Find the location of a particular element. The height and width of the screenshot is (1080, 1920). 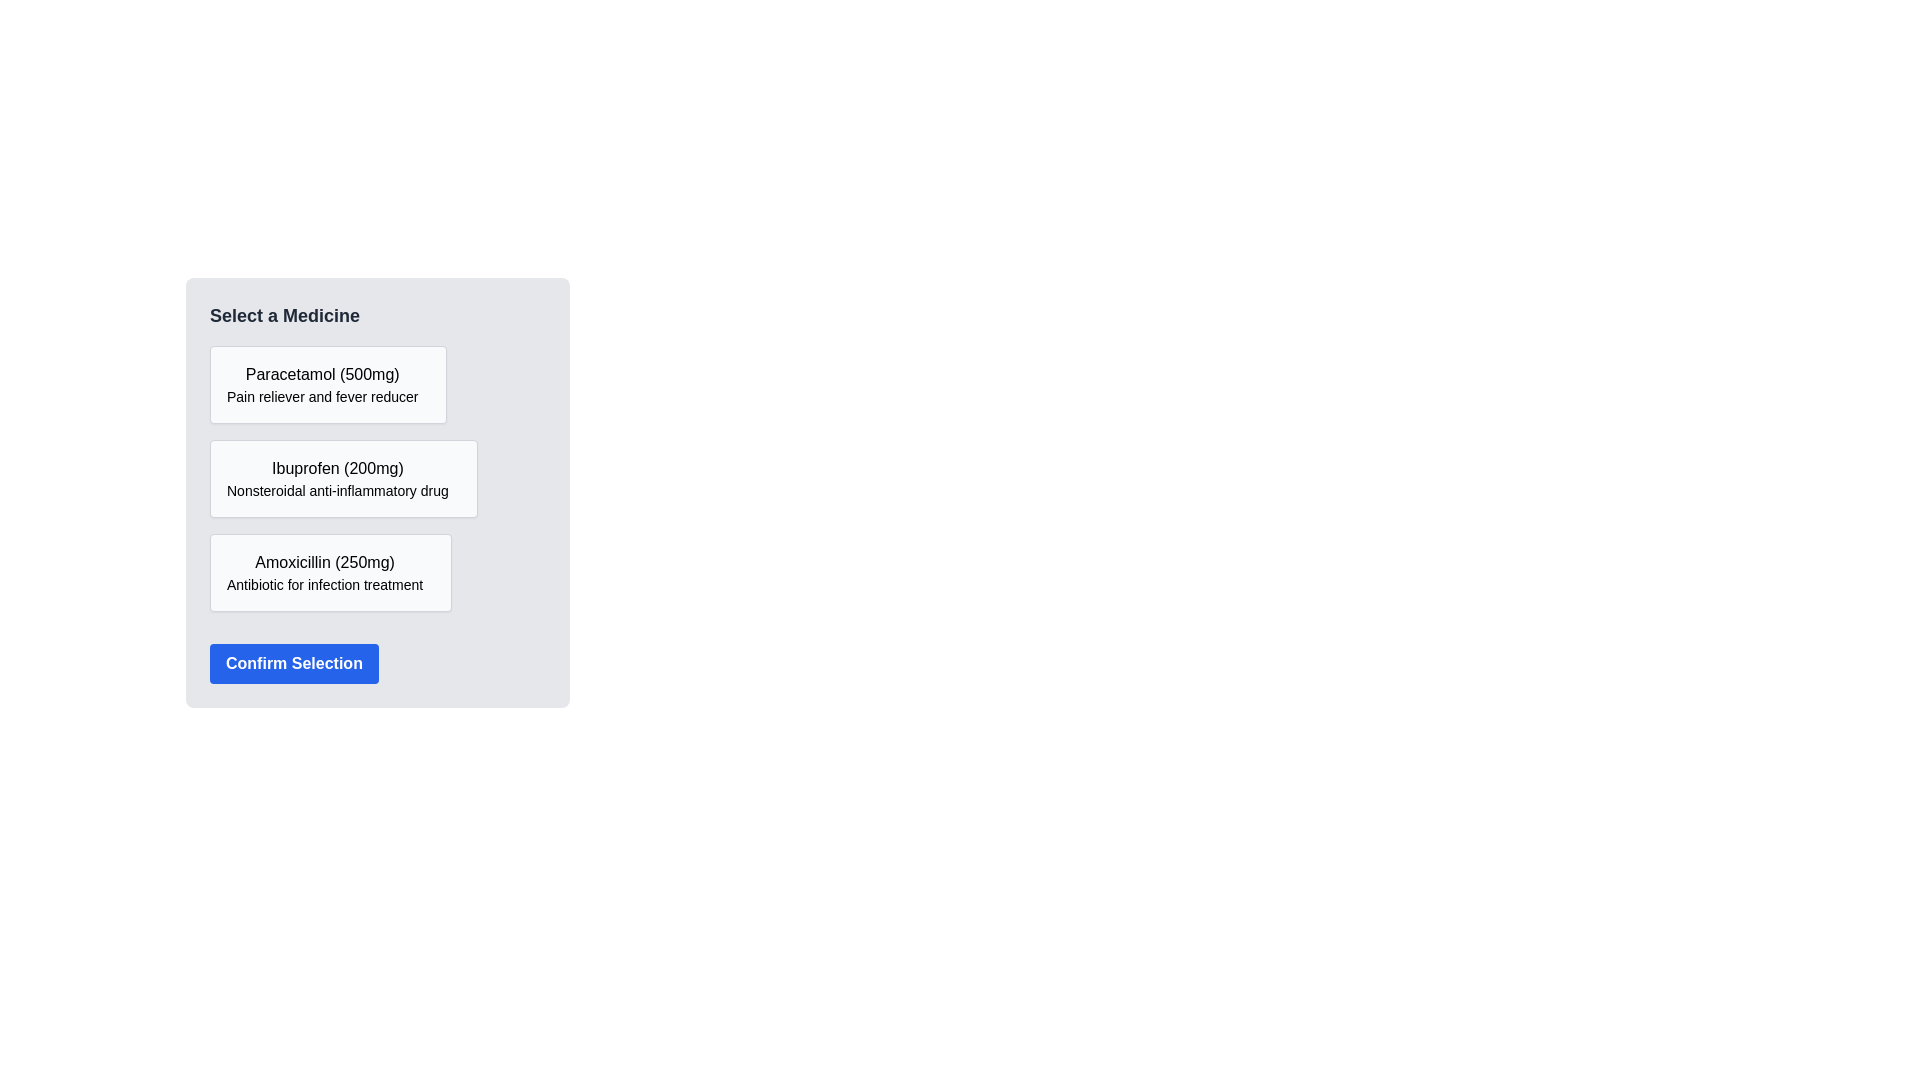

the 'Paracetamol (500mg)' option in the selectable list is located at coordinates (322, 385).